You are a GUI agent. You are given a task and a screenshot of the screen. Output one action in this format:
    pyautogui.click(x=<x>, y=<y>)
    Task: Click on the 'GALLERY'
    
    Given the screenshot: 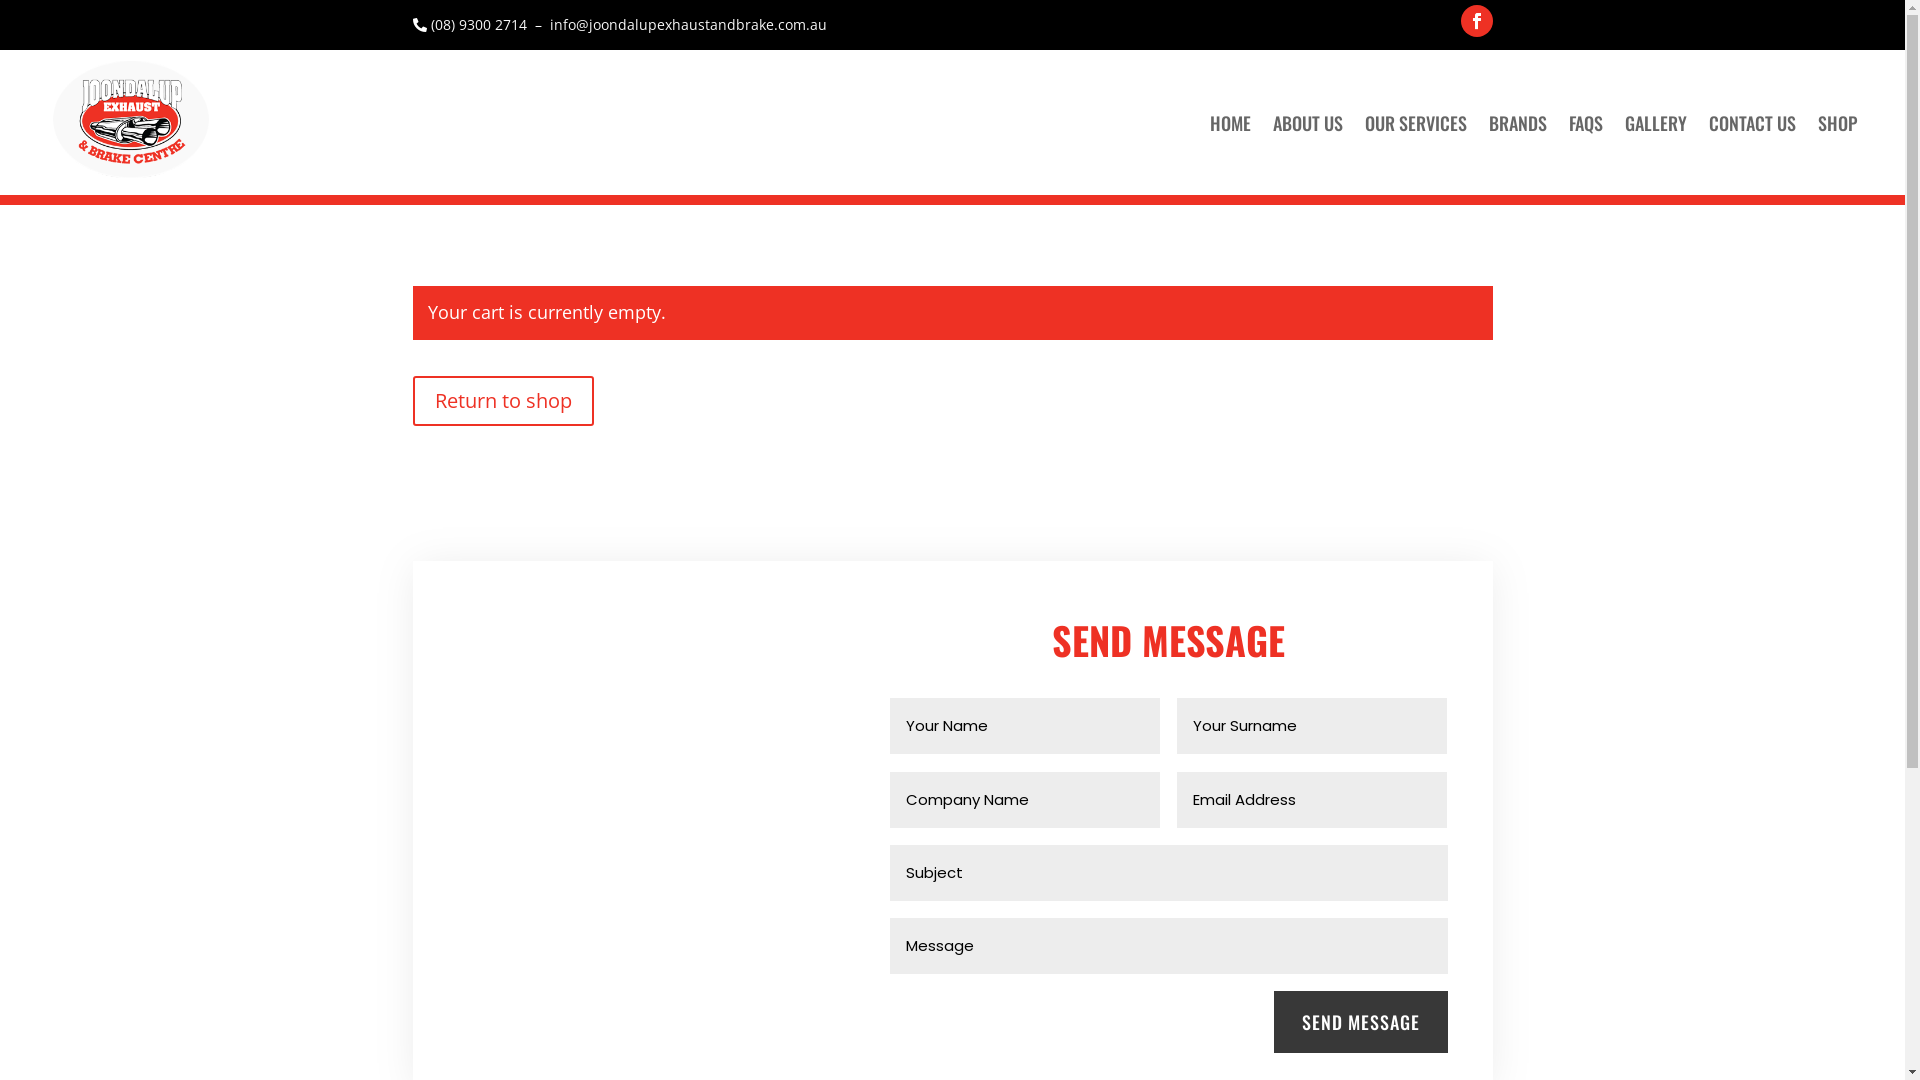 What is the action you would take?
    pyautogui.click(x=1656, y=122)
    